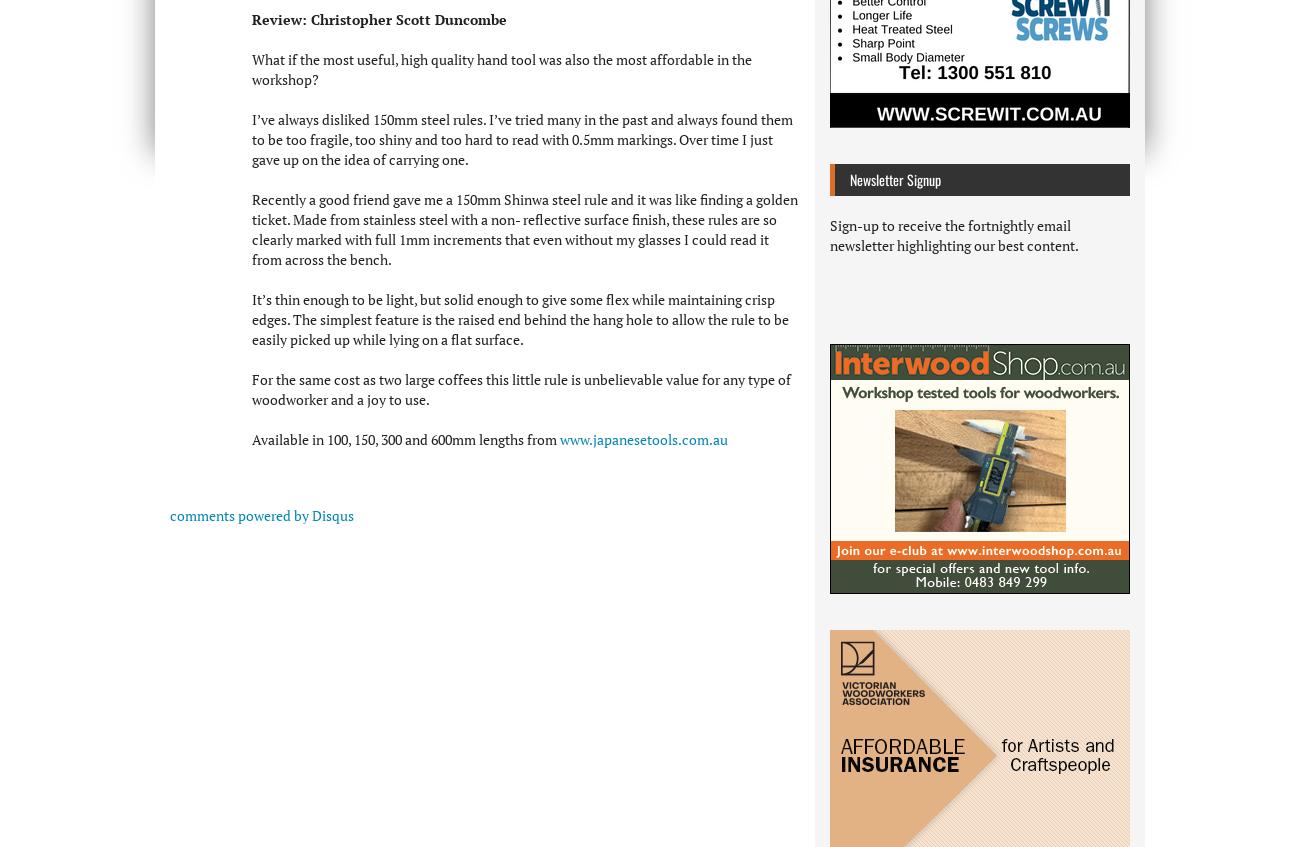  Describe the element at coordinates (312, 513) in the screenshot. I see `'Disqus'` at that location.